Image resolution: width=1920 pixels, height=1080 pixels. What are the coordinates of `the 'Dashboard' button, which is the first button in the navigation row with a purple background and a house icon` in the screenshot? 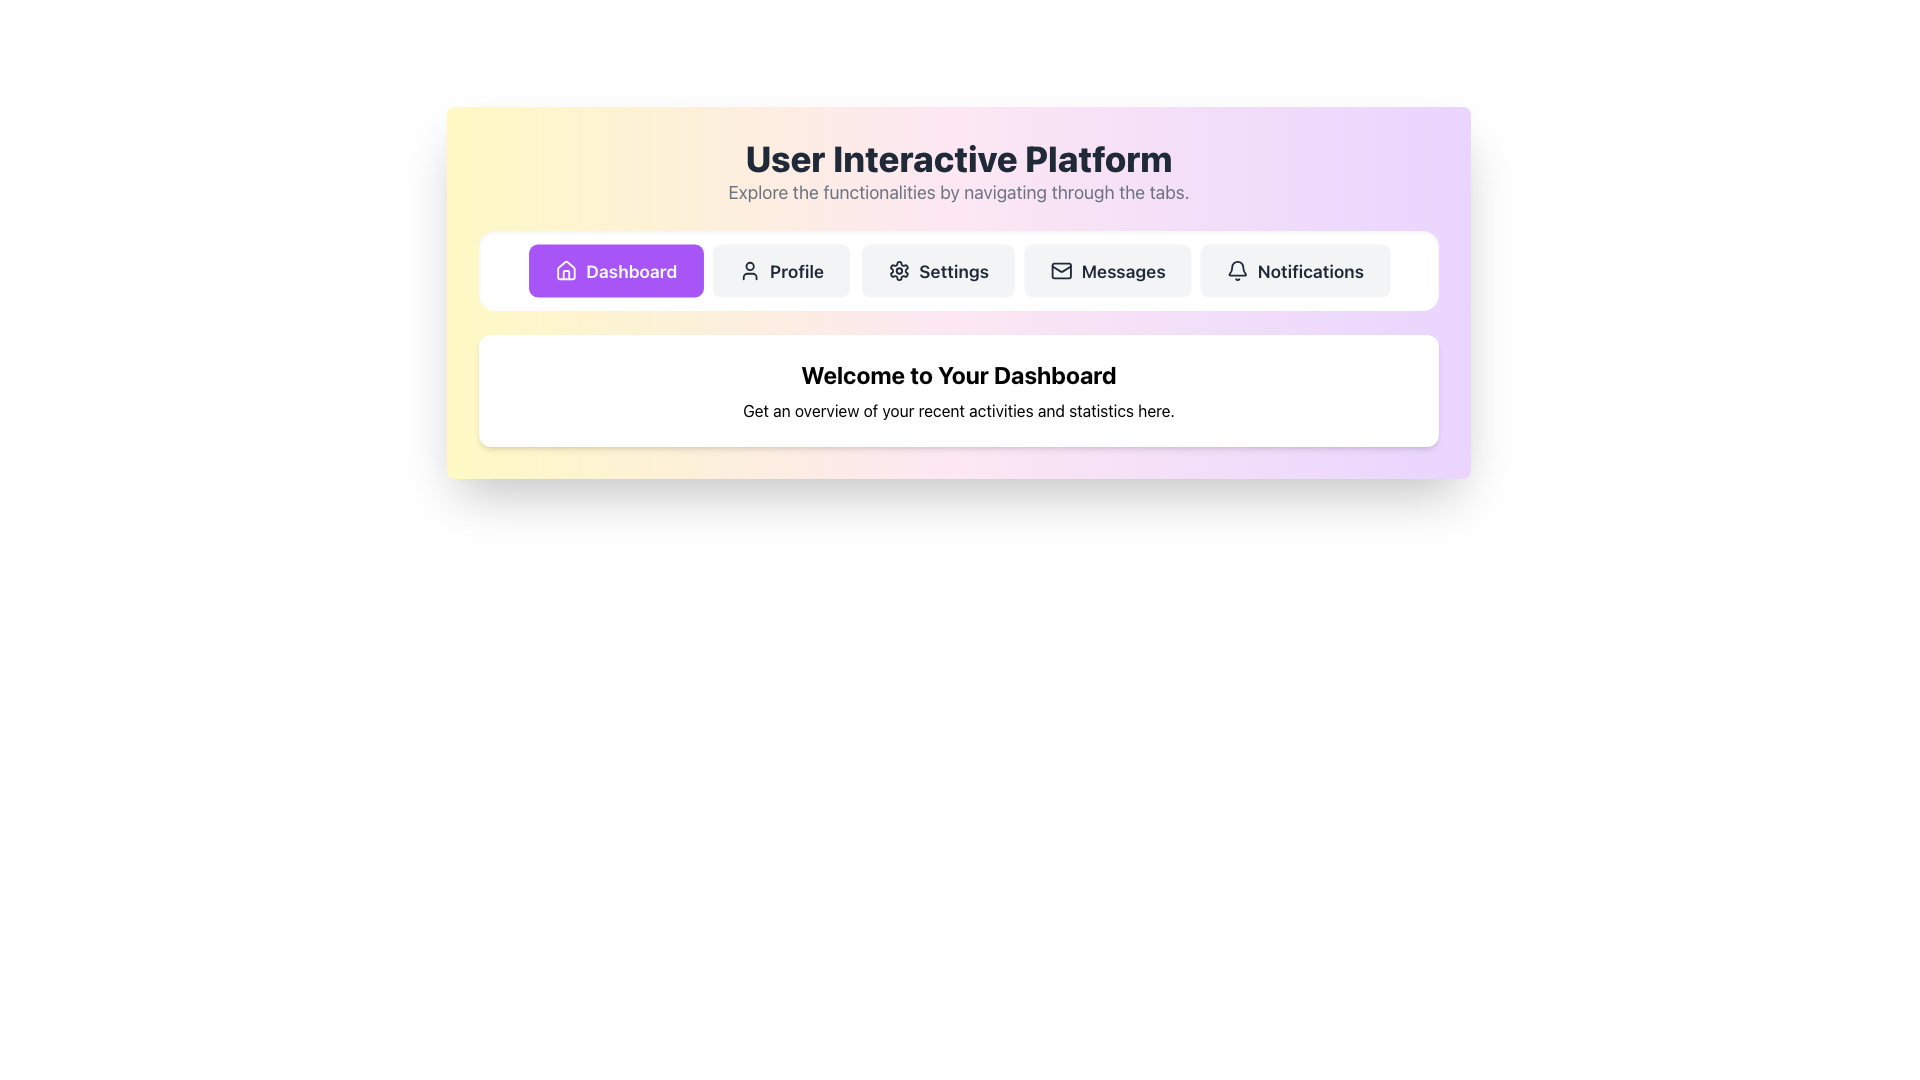 It's located at (614, 270).